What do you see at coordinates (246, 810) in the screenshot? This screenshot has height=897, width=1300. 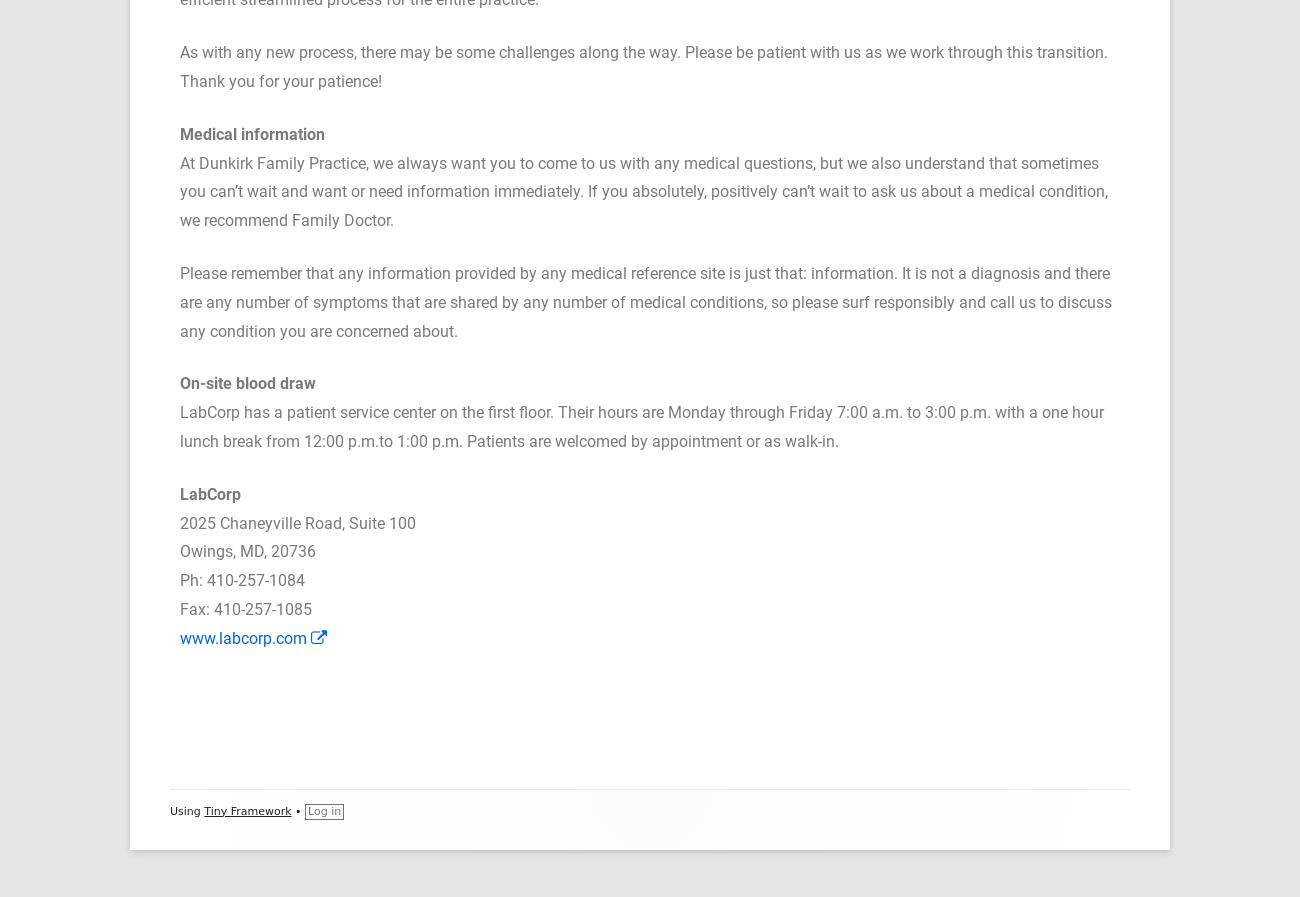 I see `'Tiny Framework'` at bounding box center [246, 810].